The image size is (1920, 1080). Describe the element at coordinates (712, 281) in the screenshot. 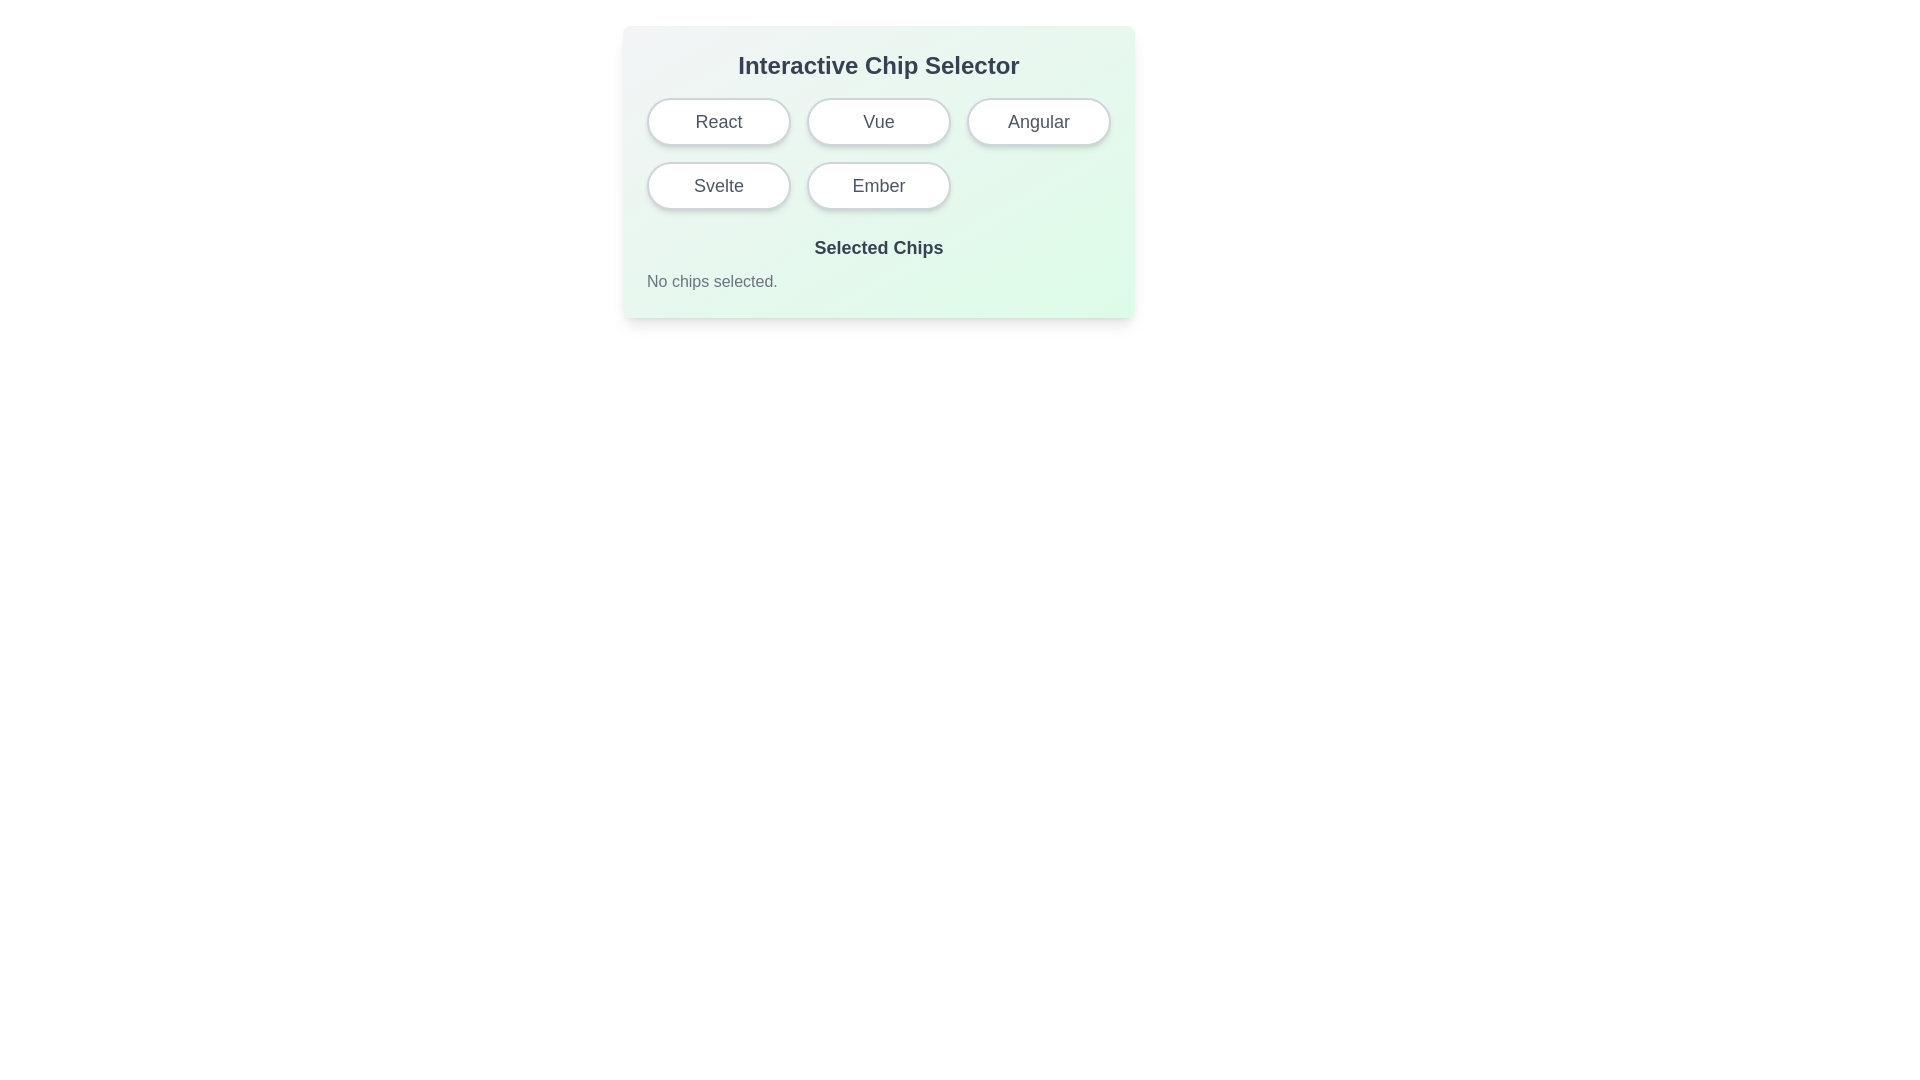

I see `the static text label that indicates no items or options have been selected in the interactive chip selector, located within the 'Selected Chips' section` at that location.